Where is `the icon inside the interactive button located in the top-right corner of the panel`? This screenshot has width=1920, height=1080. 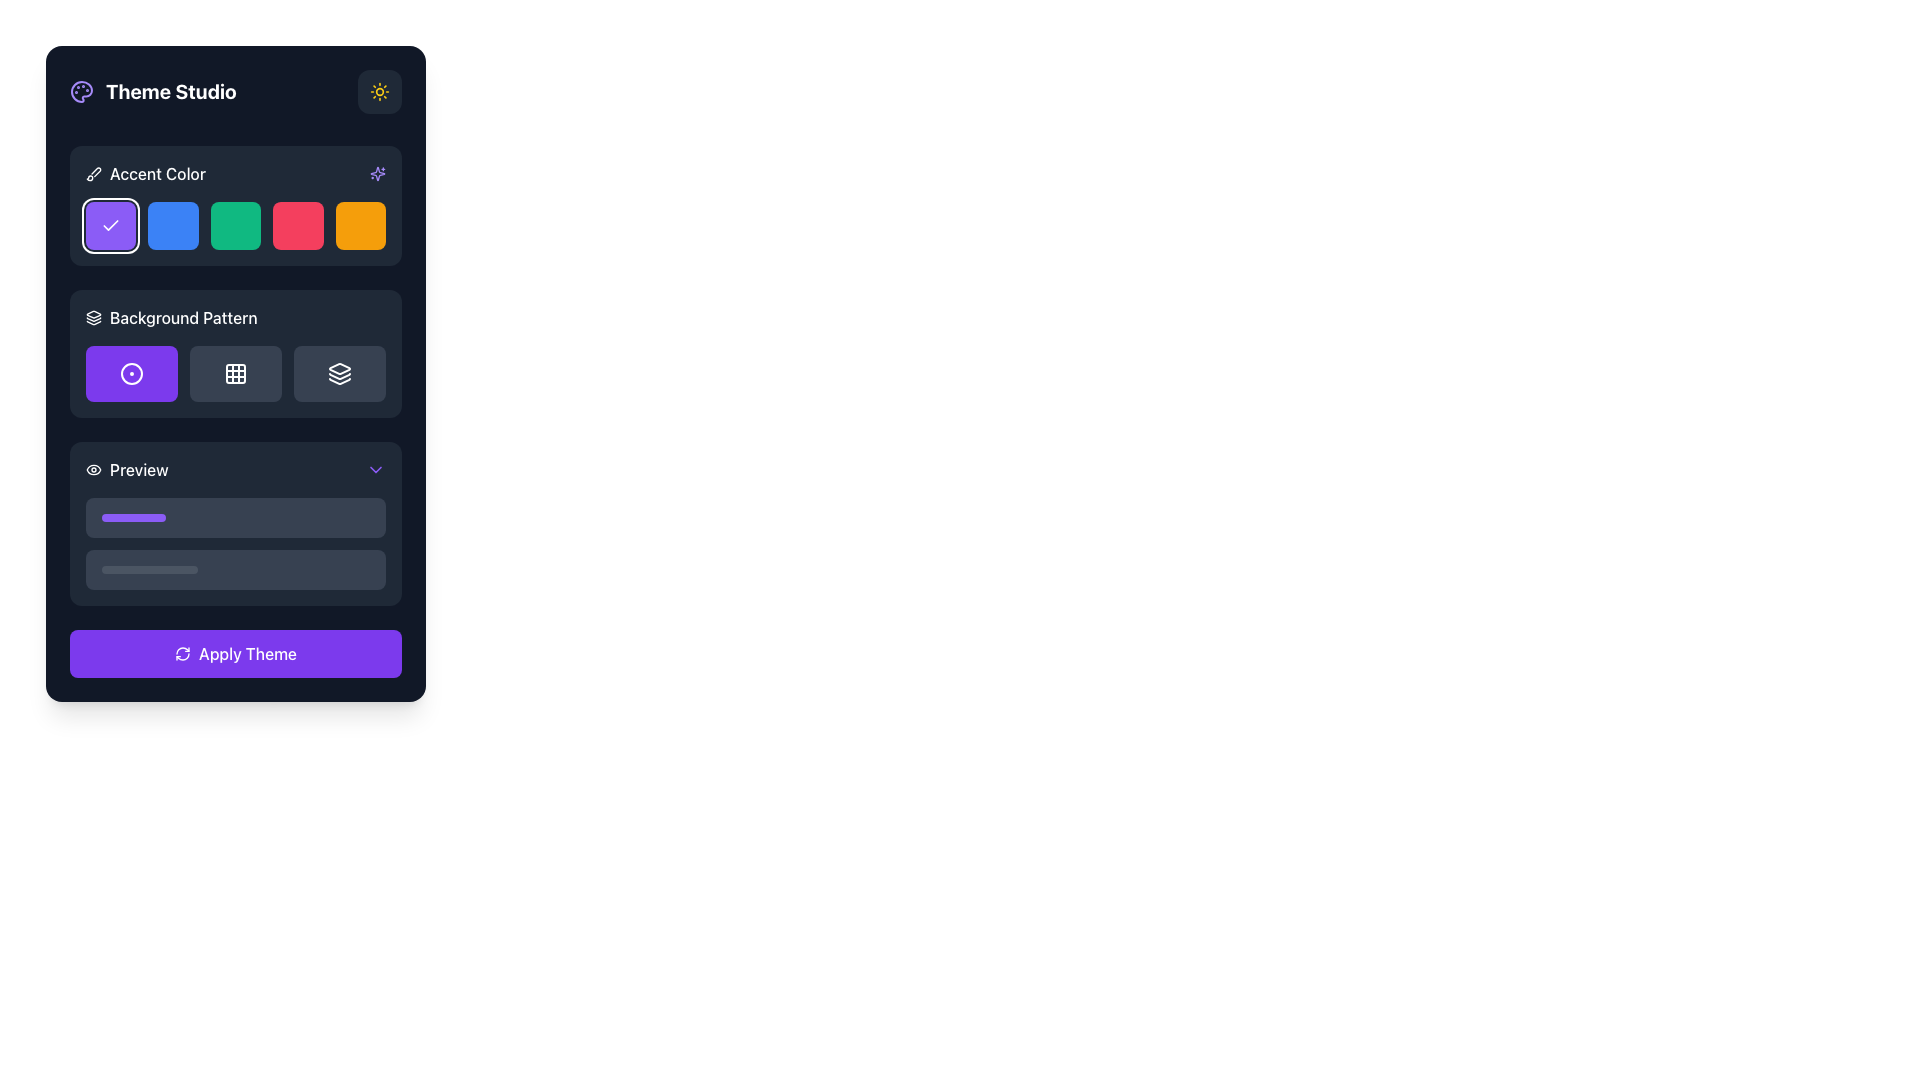 the icon inside the interactive button located in the top-right corner of the panel is located at coordinates (379, 92).